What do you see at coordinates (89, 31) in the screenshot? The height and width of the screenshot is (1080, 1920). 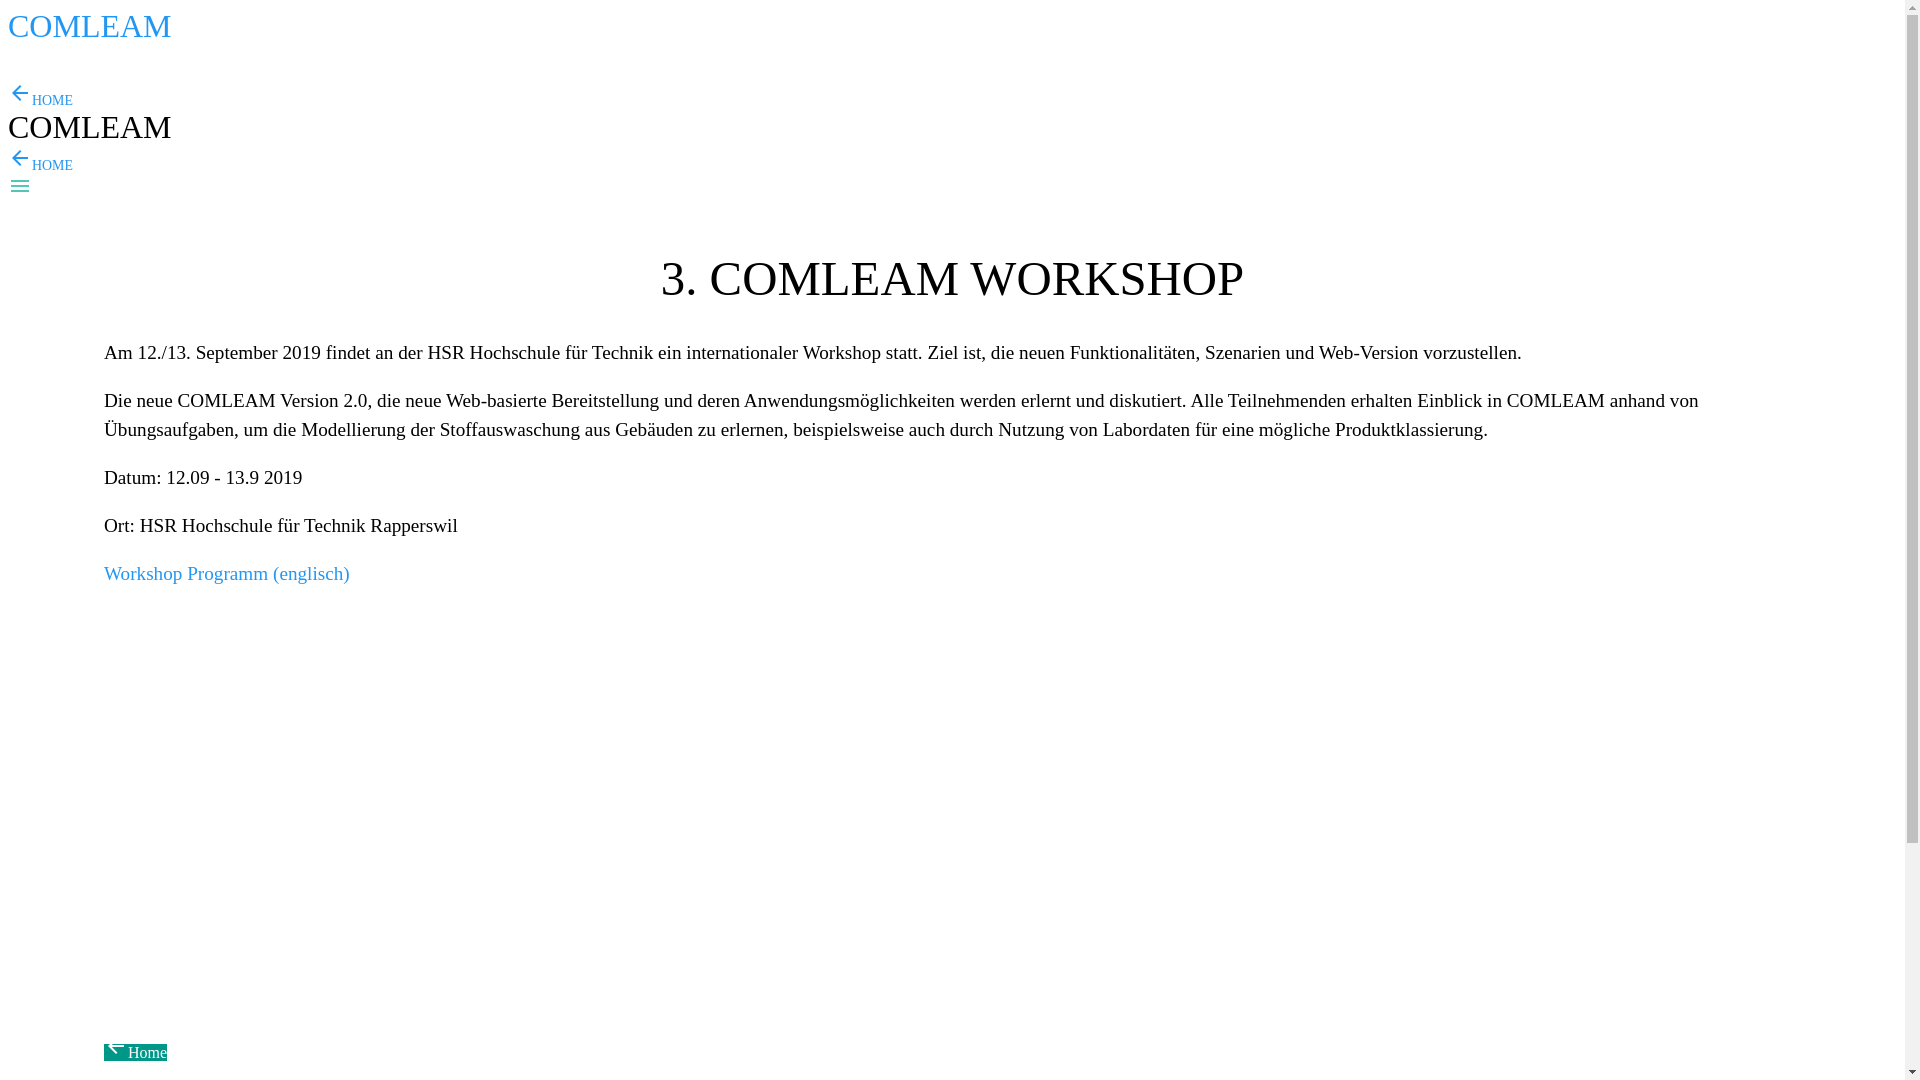 I see `'COMLEAM'` at bounding box center [89, 31].